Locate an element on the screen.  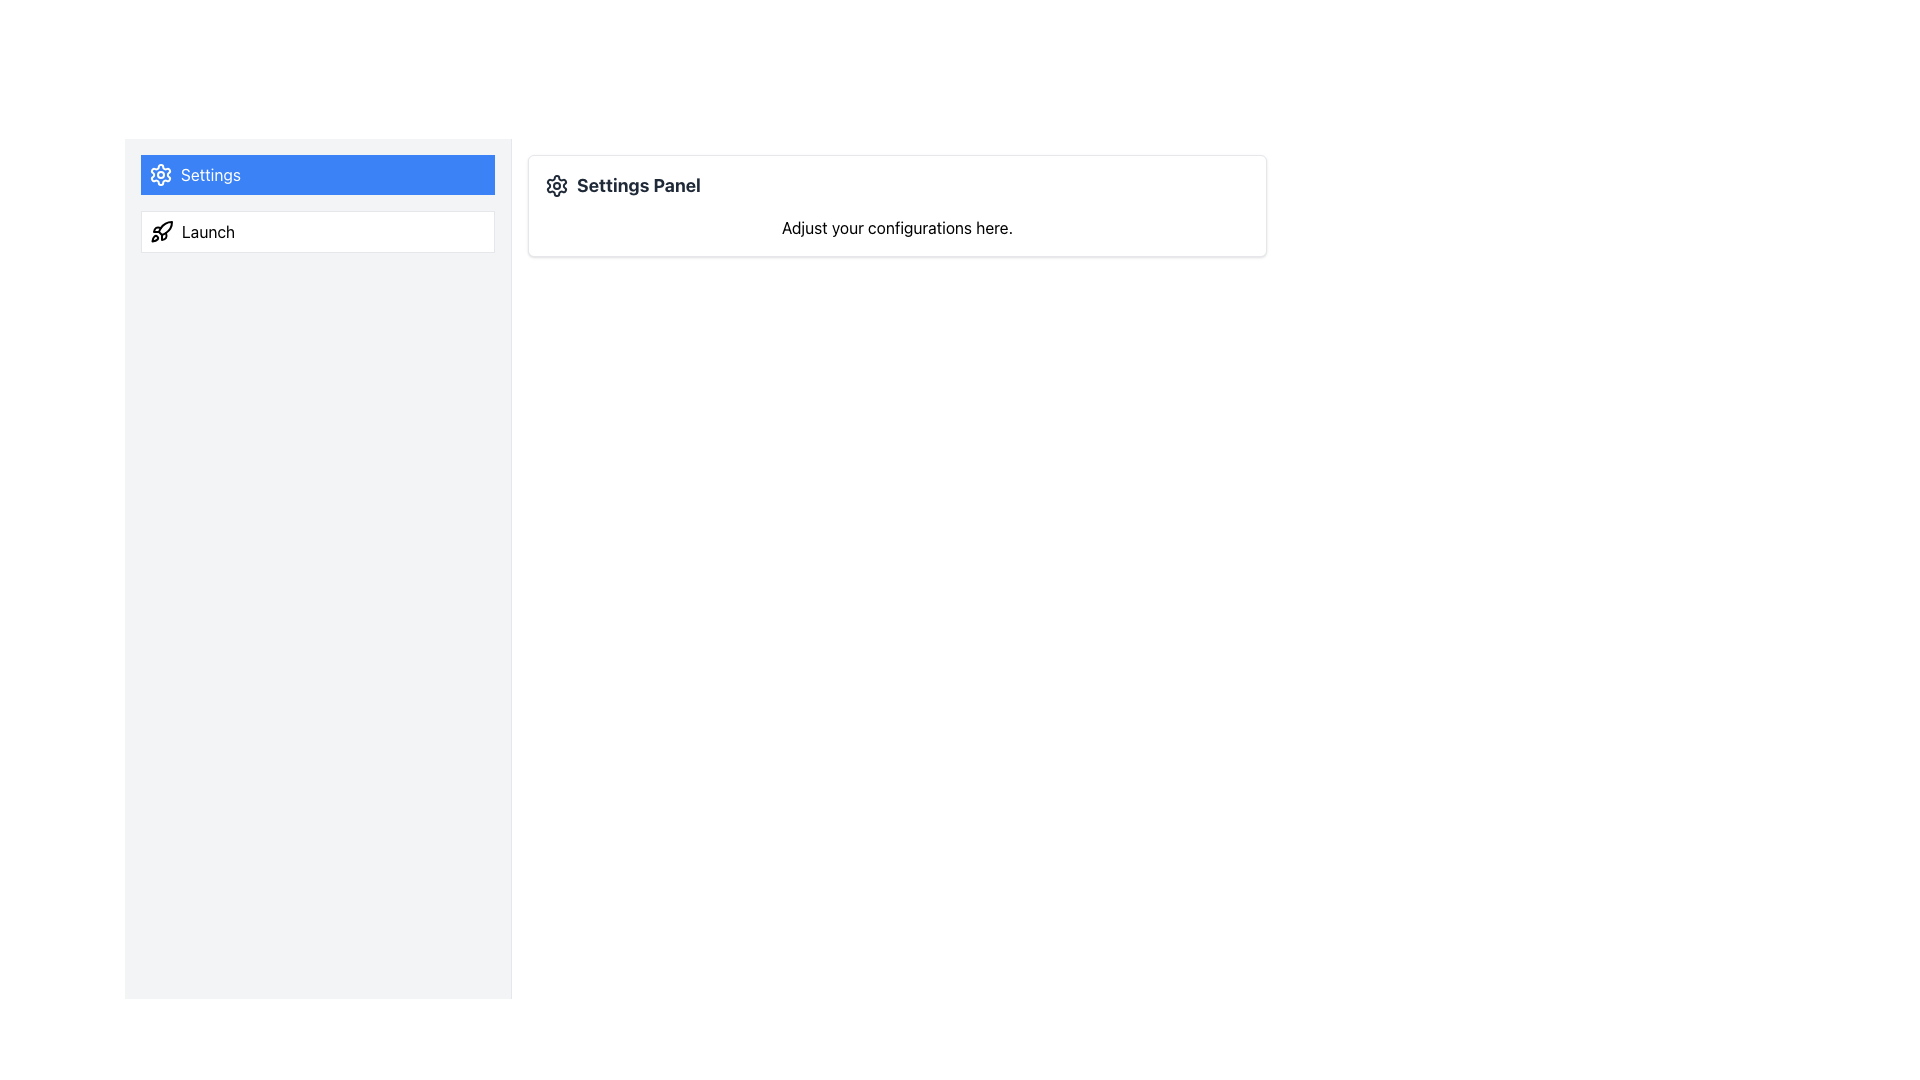
the cogwheel icon representing the settings option, which is located to the left of the 'Settings Panel' text label is located at coordinates (556, 185).